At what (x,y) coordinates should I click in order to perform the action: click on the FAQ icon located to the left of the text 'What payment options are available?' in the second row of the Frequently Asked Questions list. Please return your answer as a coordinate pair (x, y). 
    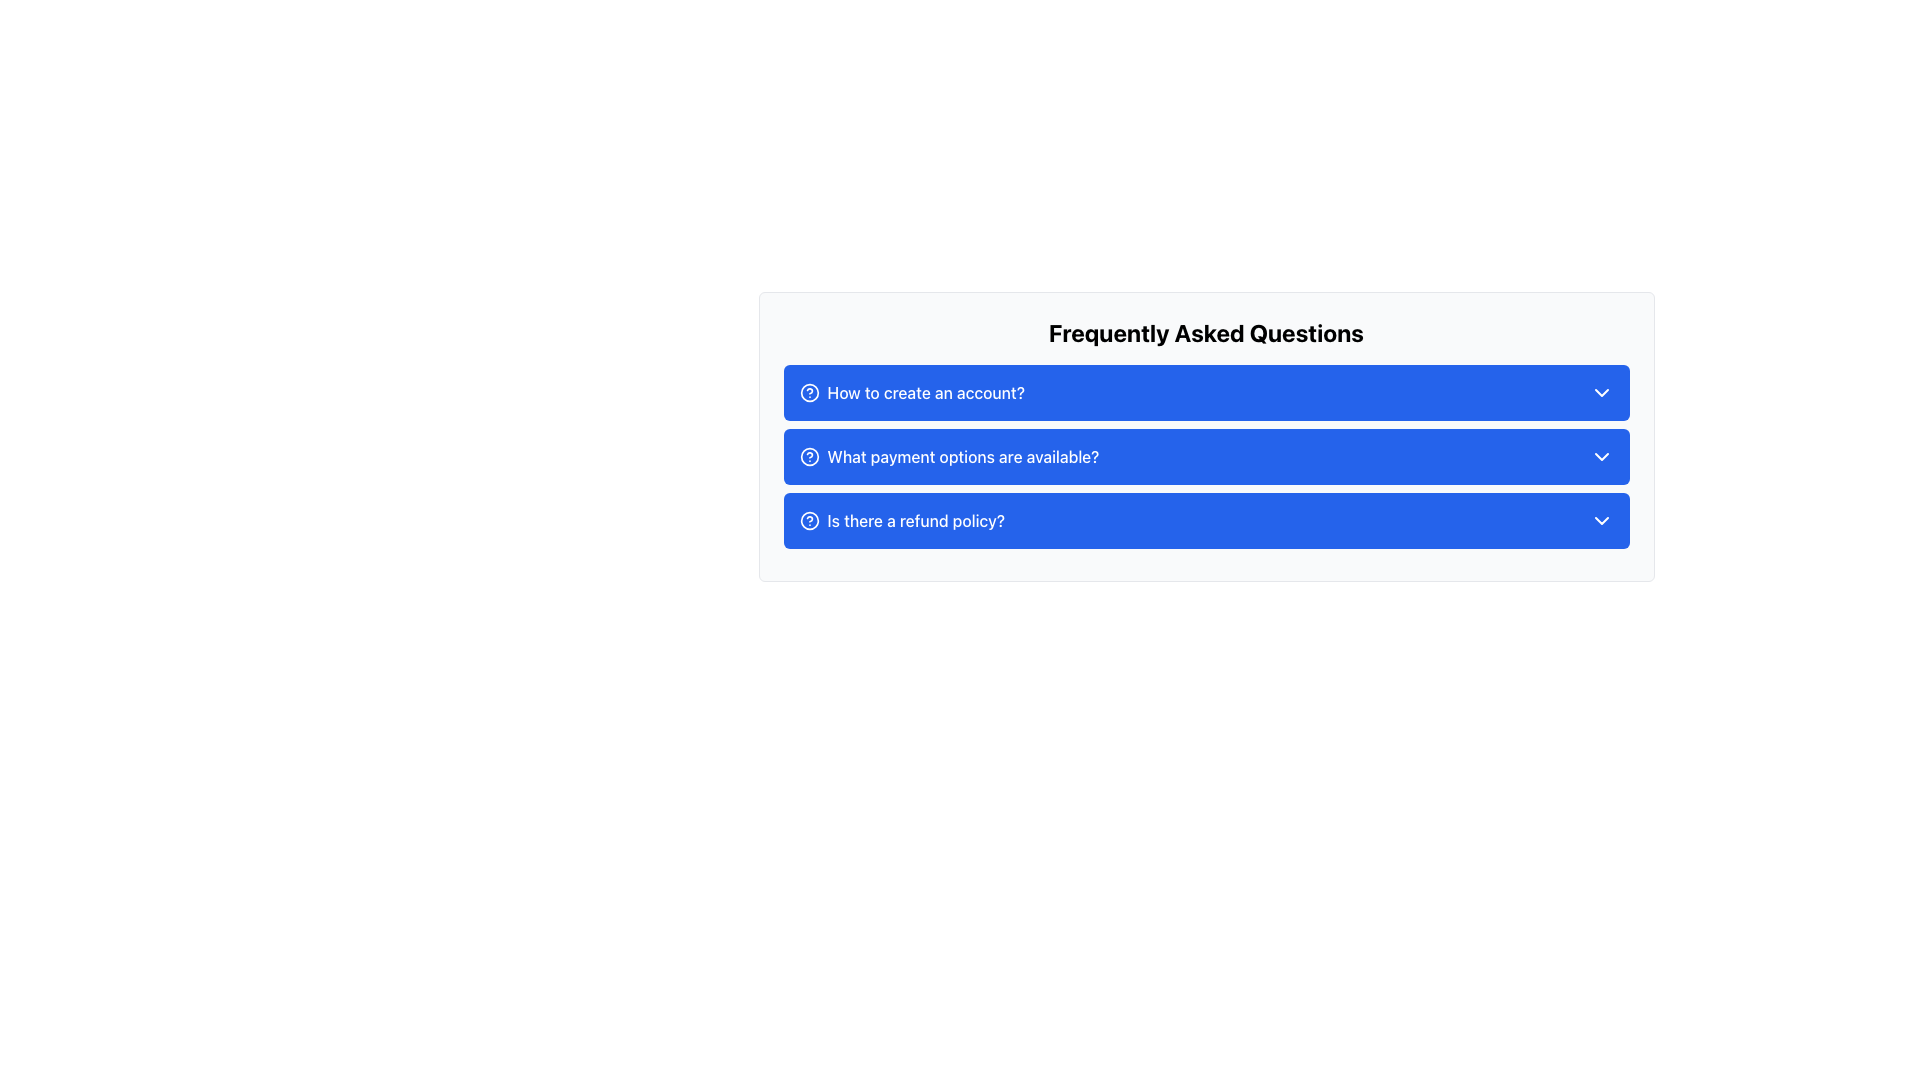
    Looking at the image, I should click on (809, 456).